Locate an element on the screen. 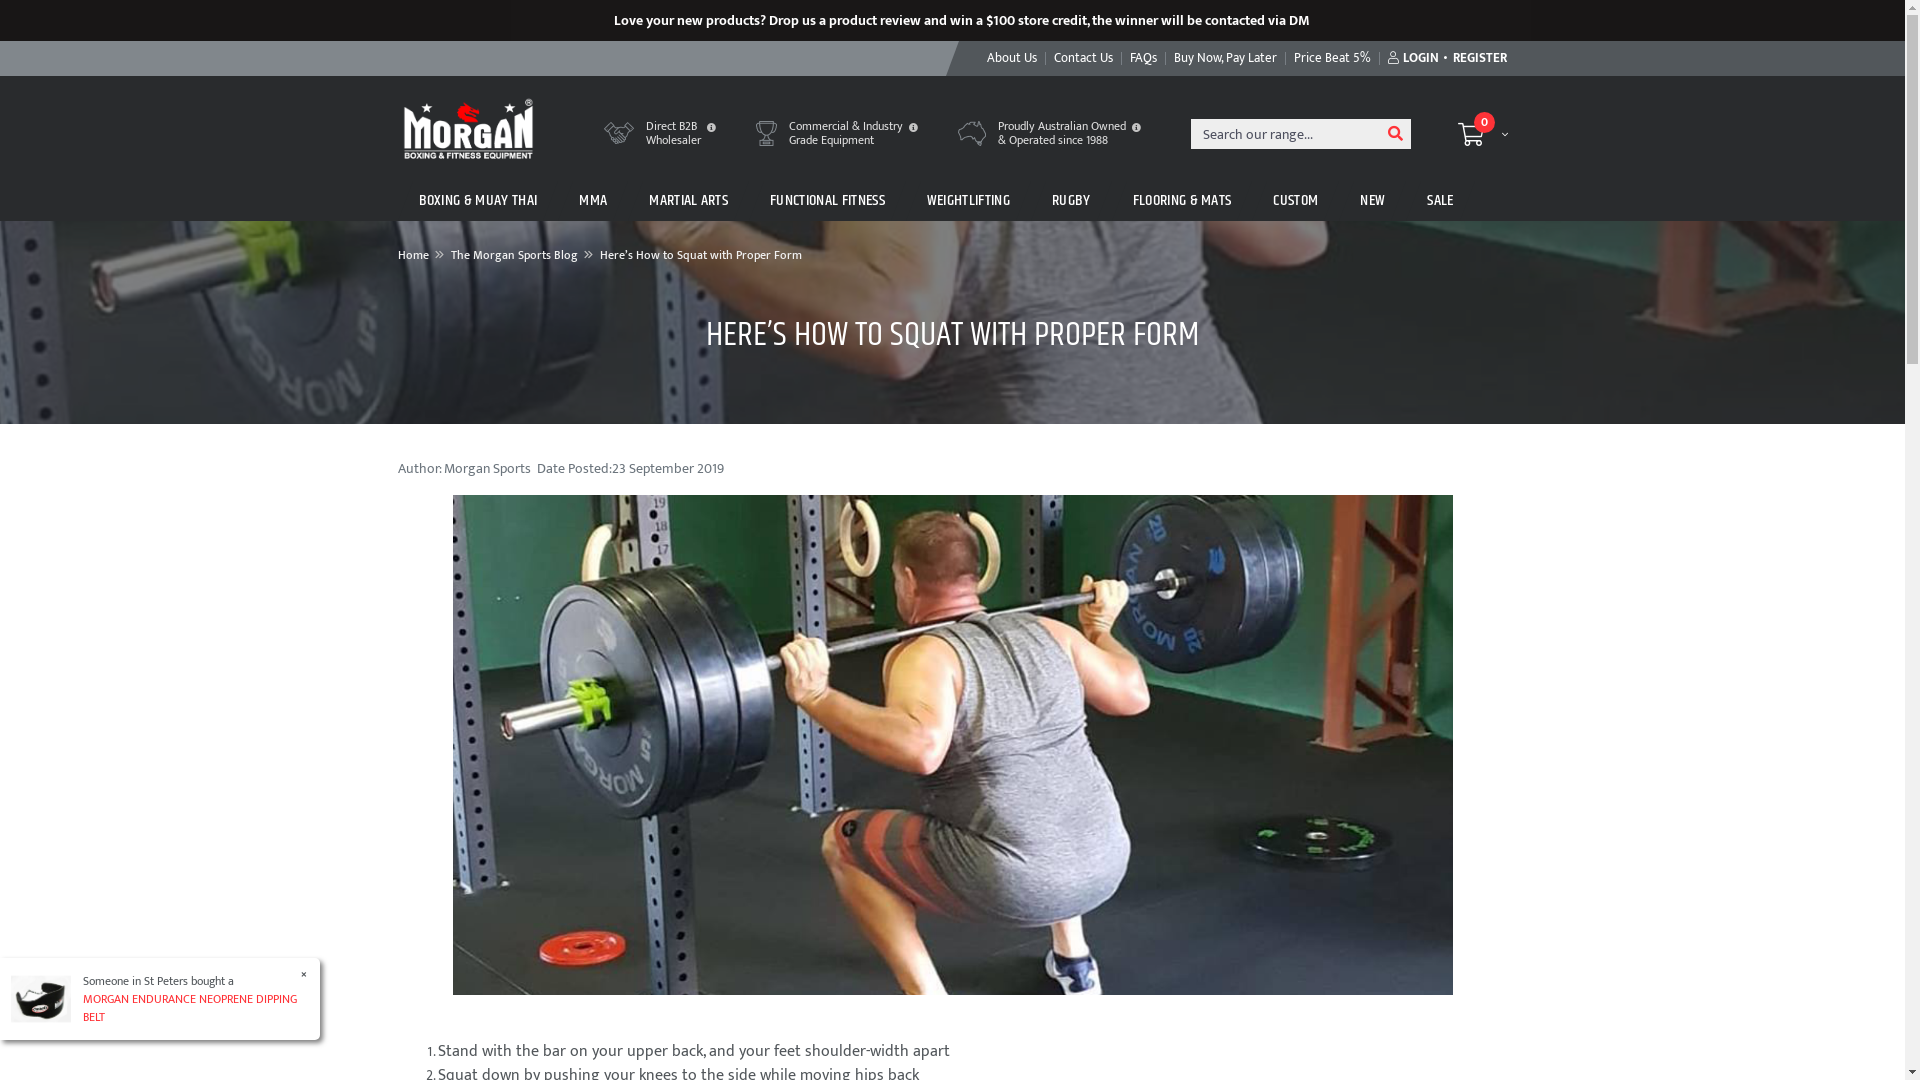 This screenshot has height=1080, width=1920. 'Search' is located at coordinates (1379, 134).